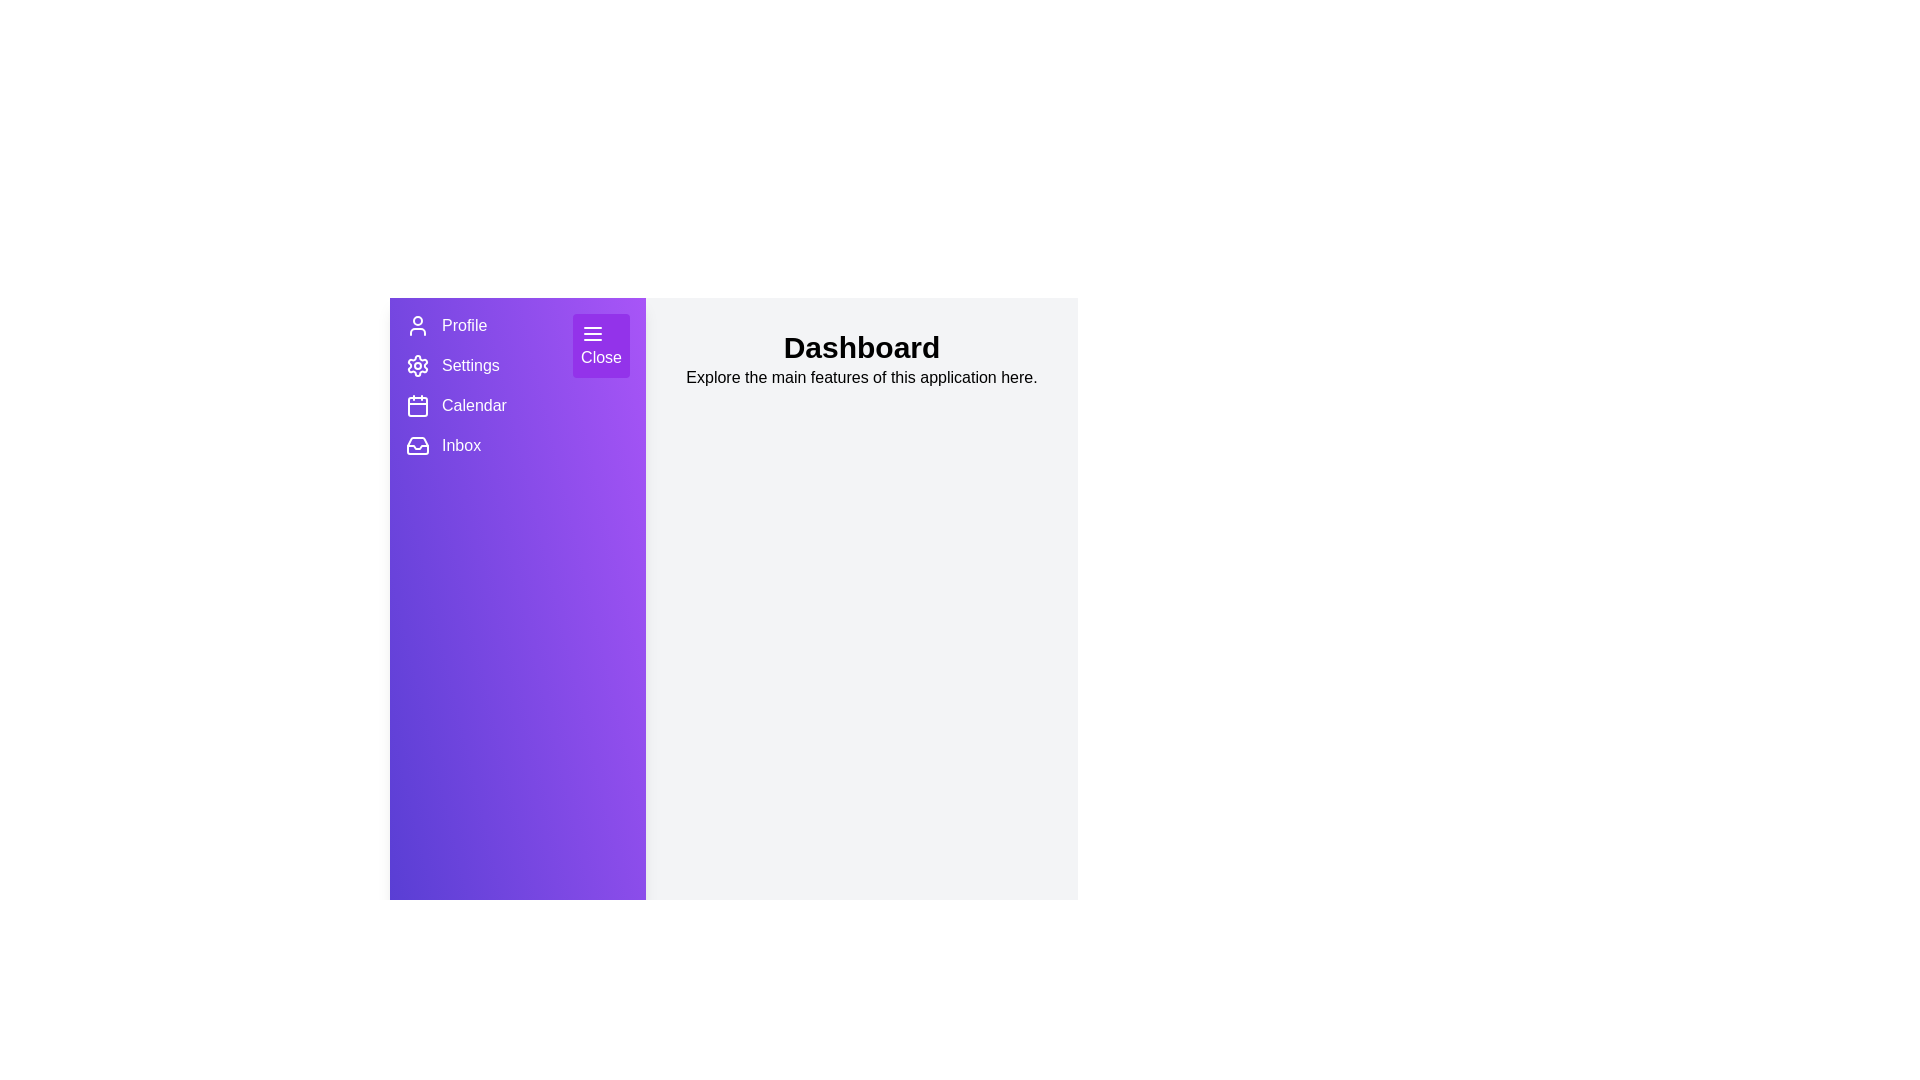 The image size is (1920, 1080). I want to click on the menu item Settings, so click(416, 366).